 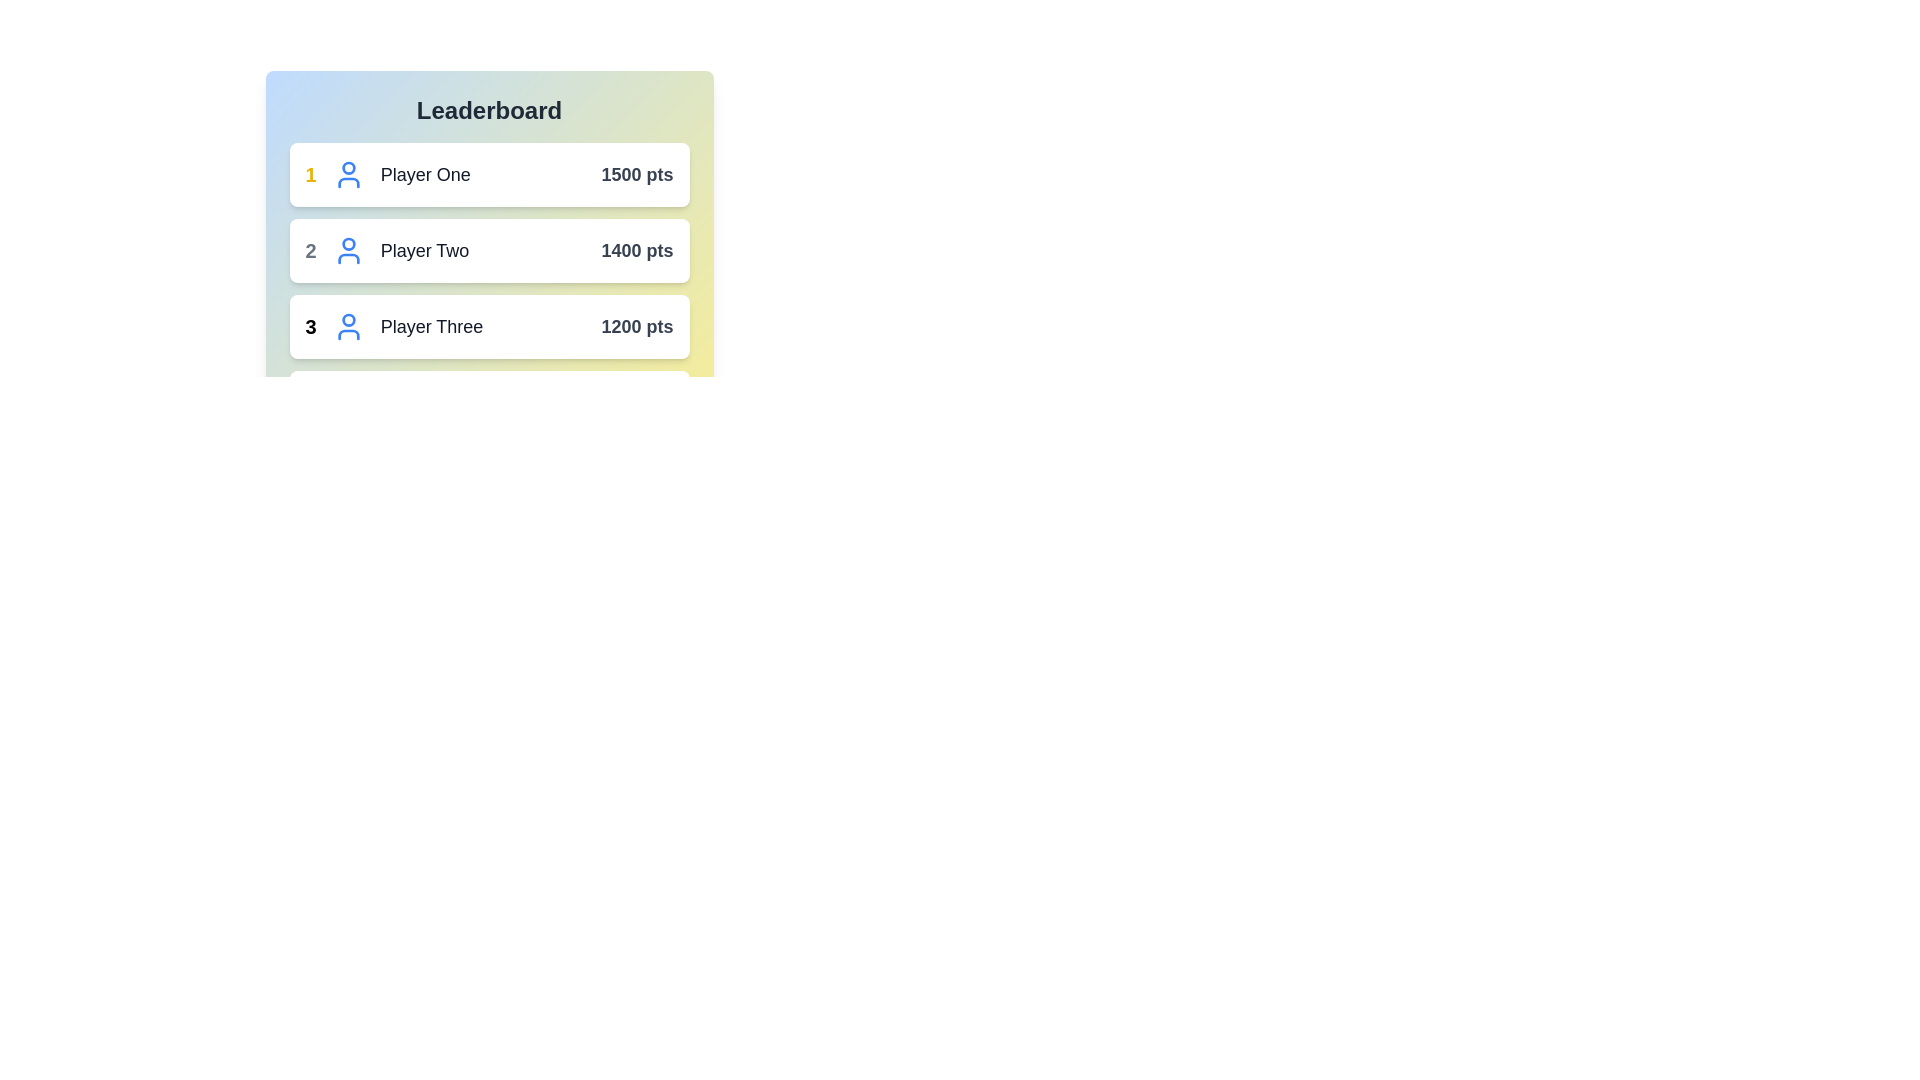 I want to click on the score of player Player Three to select it, so click(x=636, y=326).